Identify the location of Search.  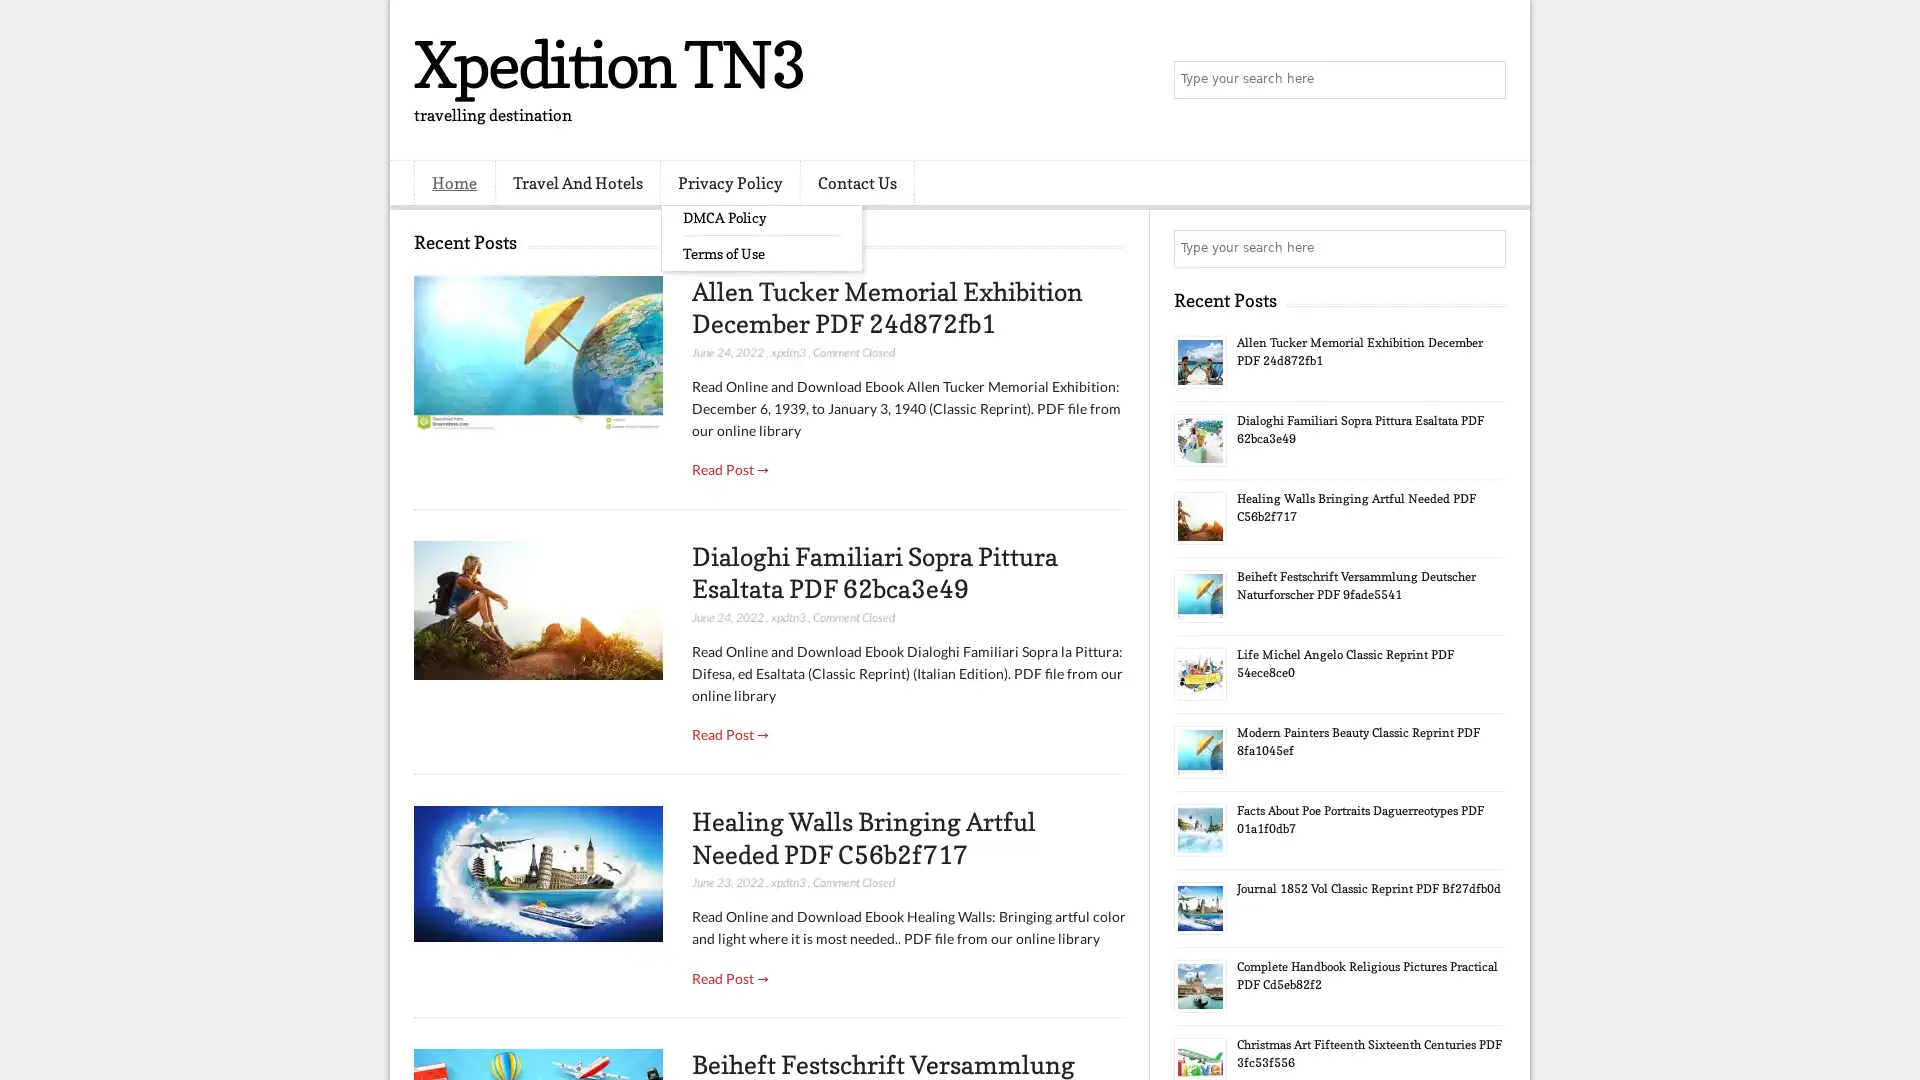
(1485, 248).